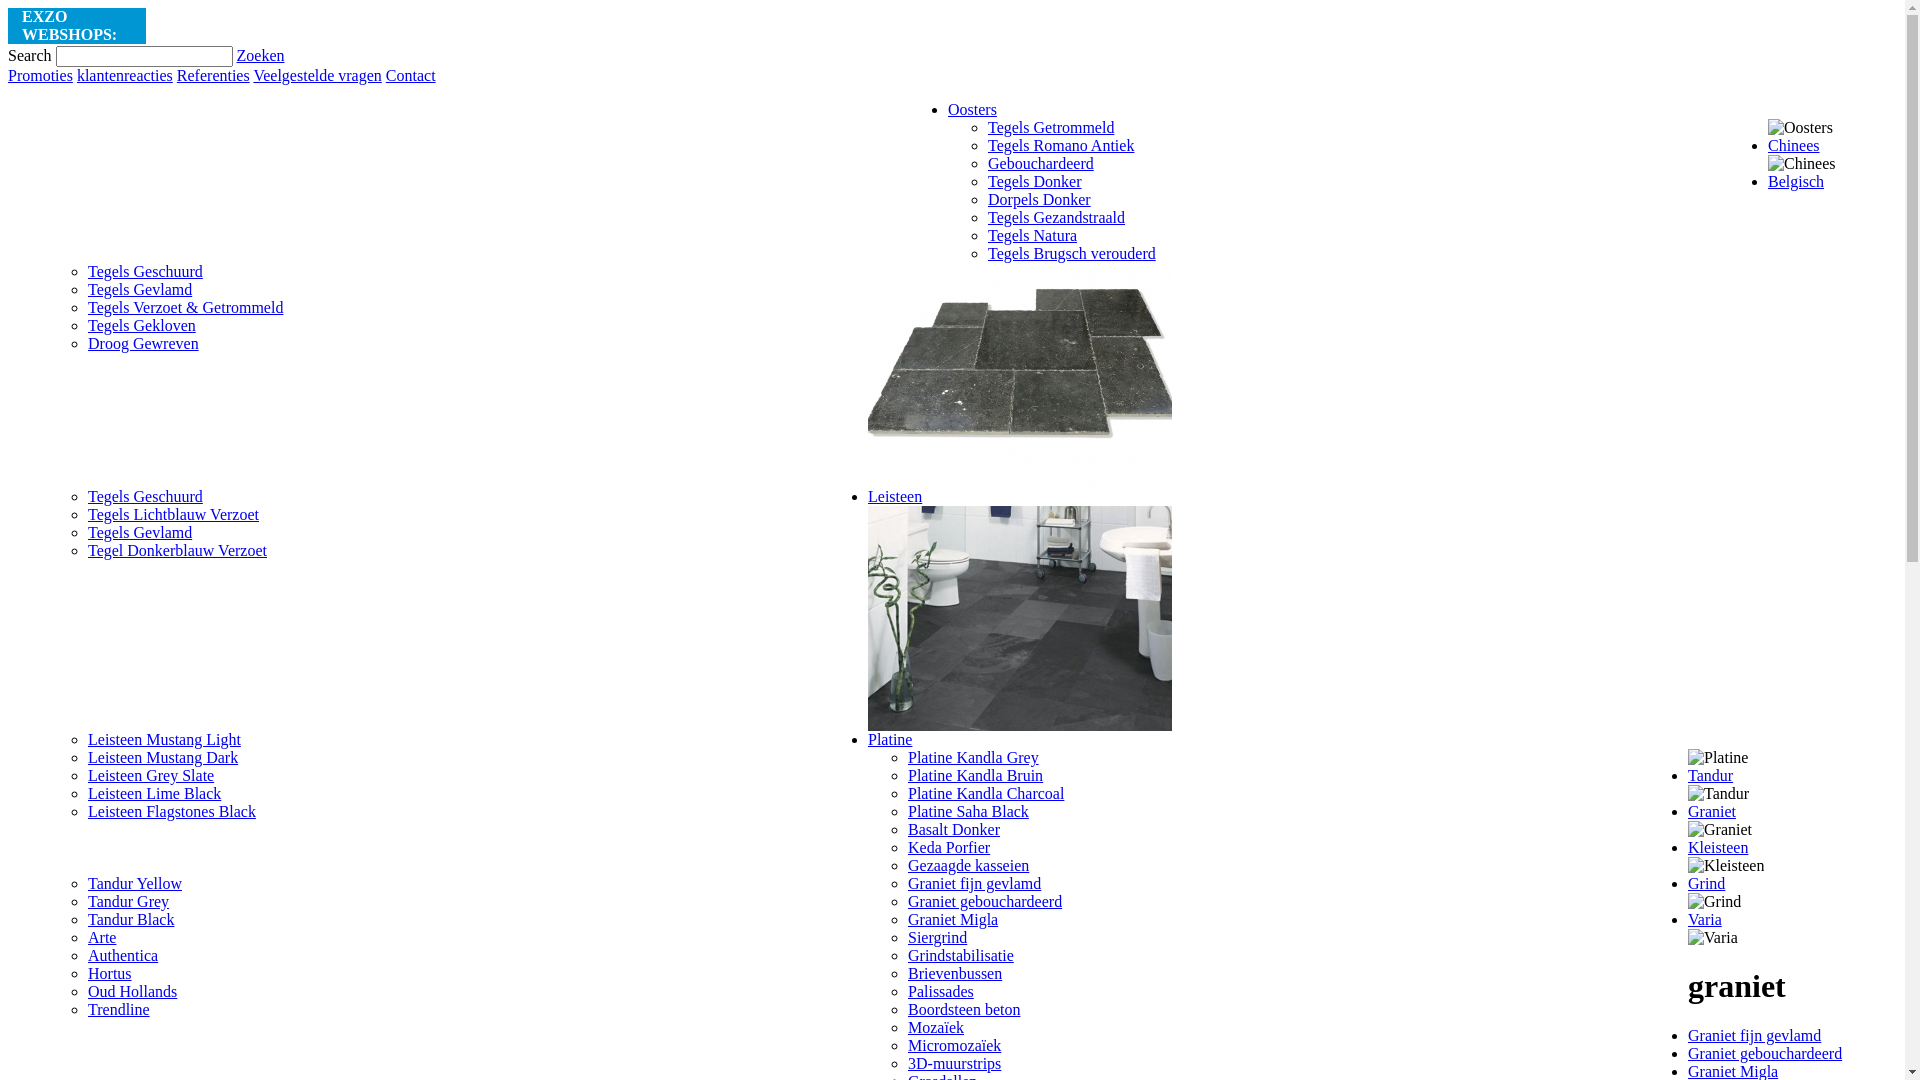  Describe the element at coordinates (1055, 217) in the screenshot. I see `'Tegels Gezandstraald'` at that location.